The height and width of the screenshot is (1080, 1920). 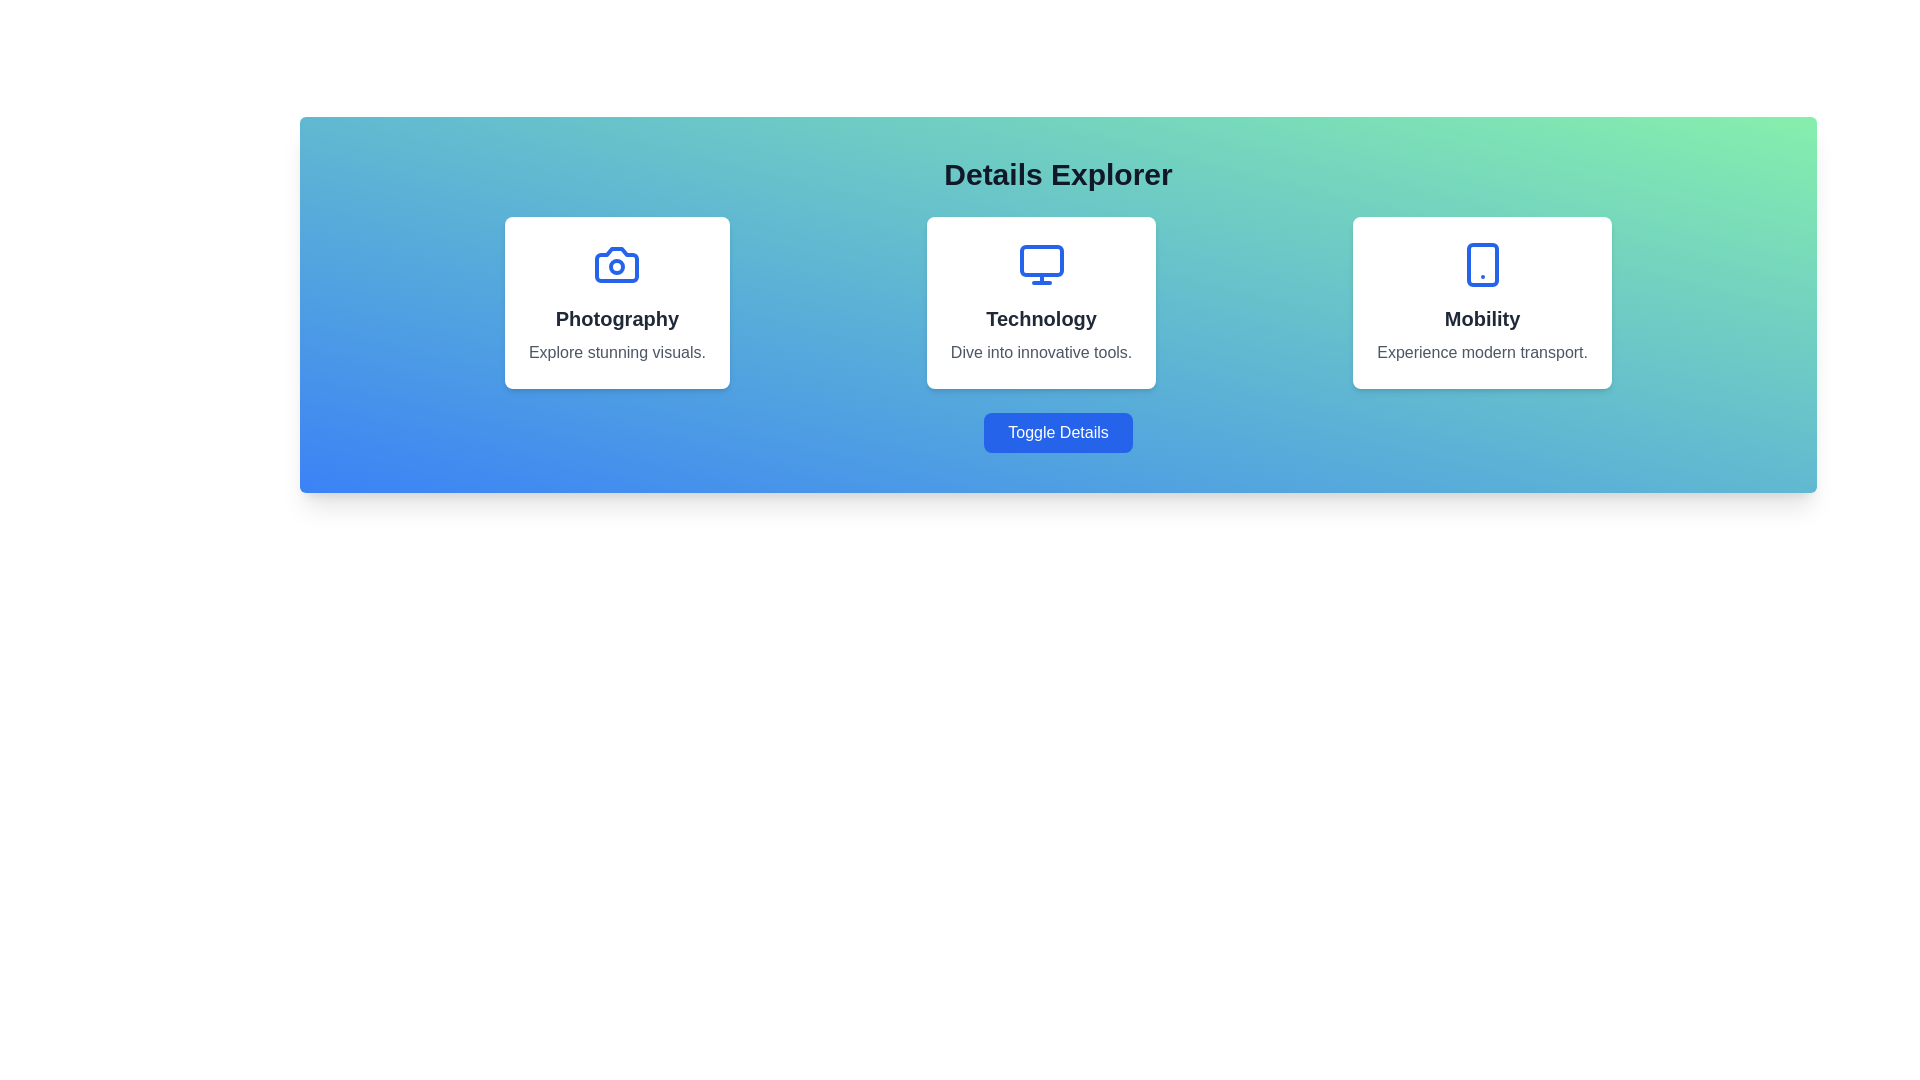 I want to click on the content of the text label that provides supplementary description for the 'Technology' card, located directly below the heading 'Technology' in the center card of a three-card arrangement, so click(x=1040, y=352).